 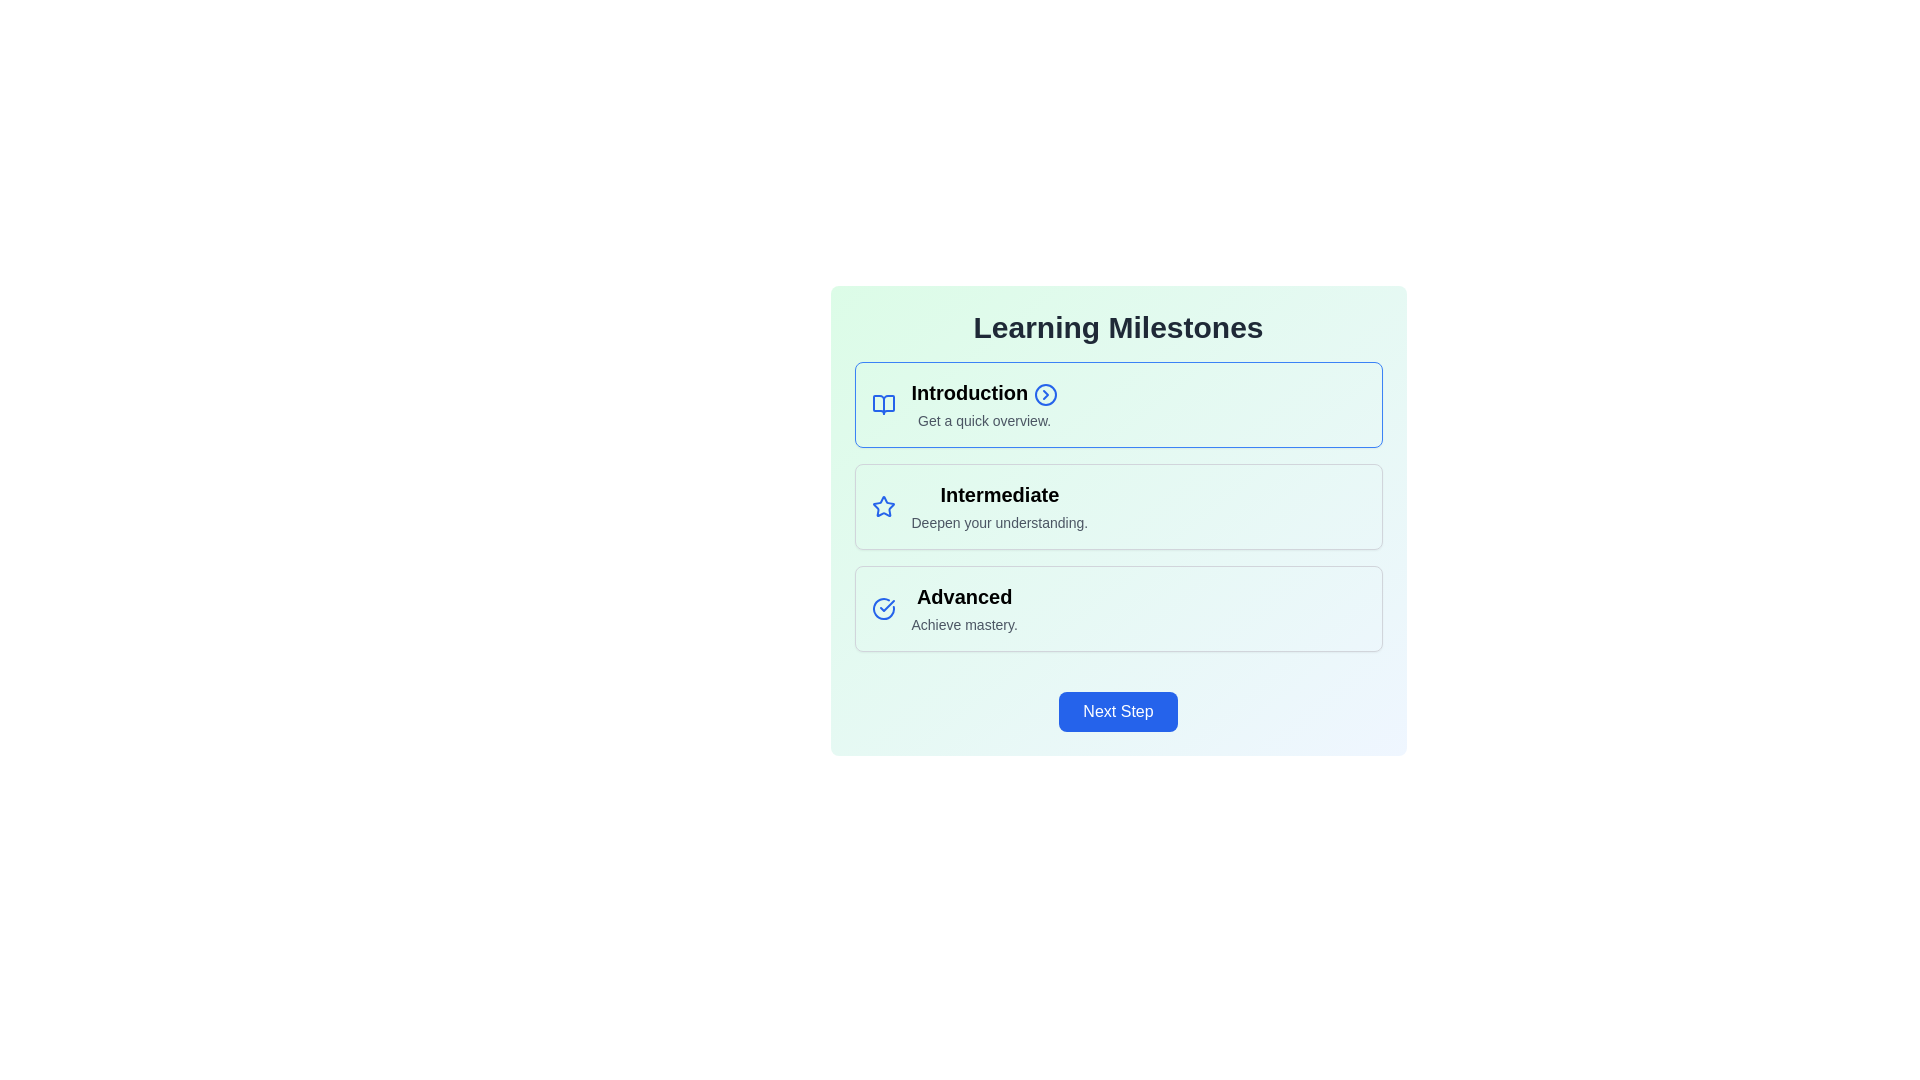 What do you see at coordinates (1044, 394) in the screenshot?
I see `the SVG Circle element which is part of a right-chevron icon next to the 'Introduction' text in a highlighted box` at bounding box center [1044, 394].